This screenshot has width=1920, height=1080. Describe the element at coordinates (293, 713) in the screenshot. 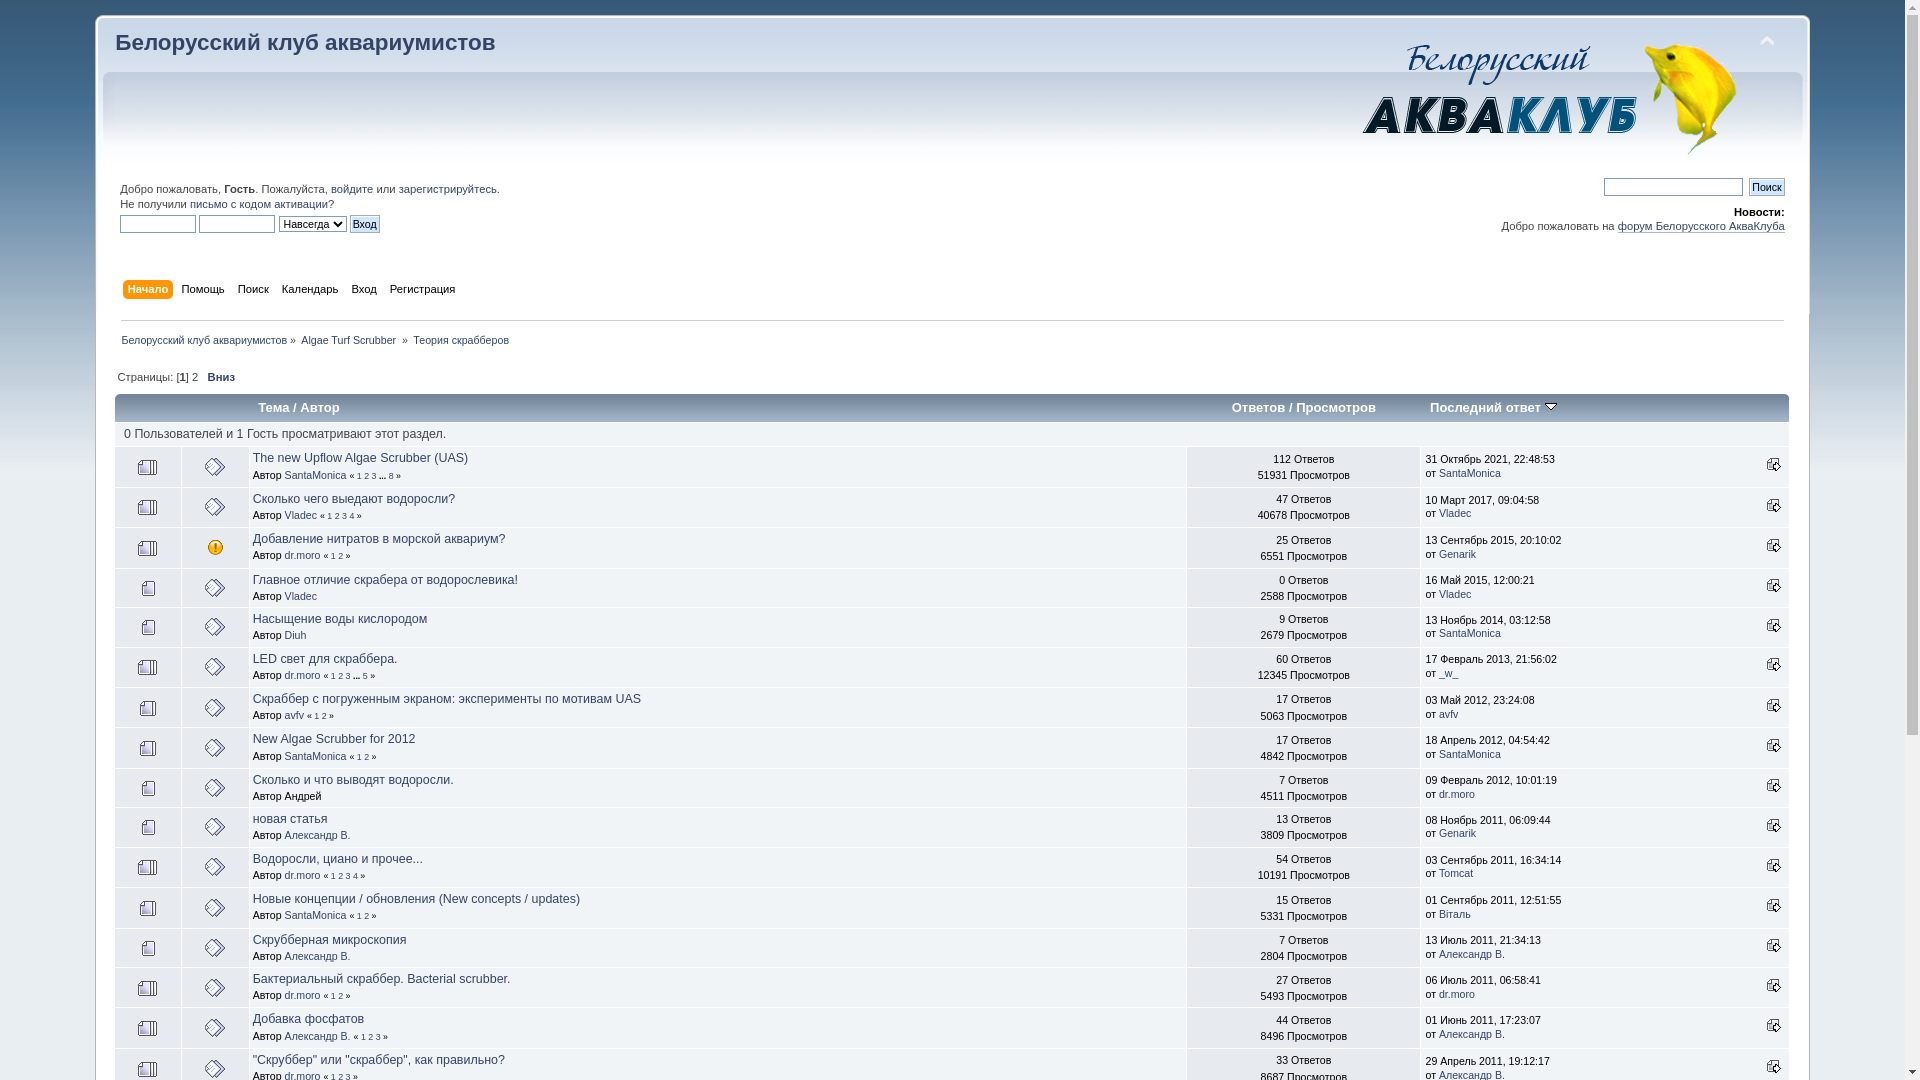

I see `'avfv'` at that location.